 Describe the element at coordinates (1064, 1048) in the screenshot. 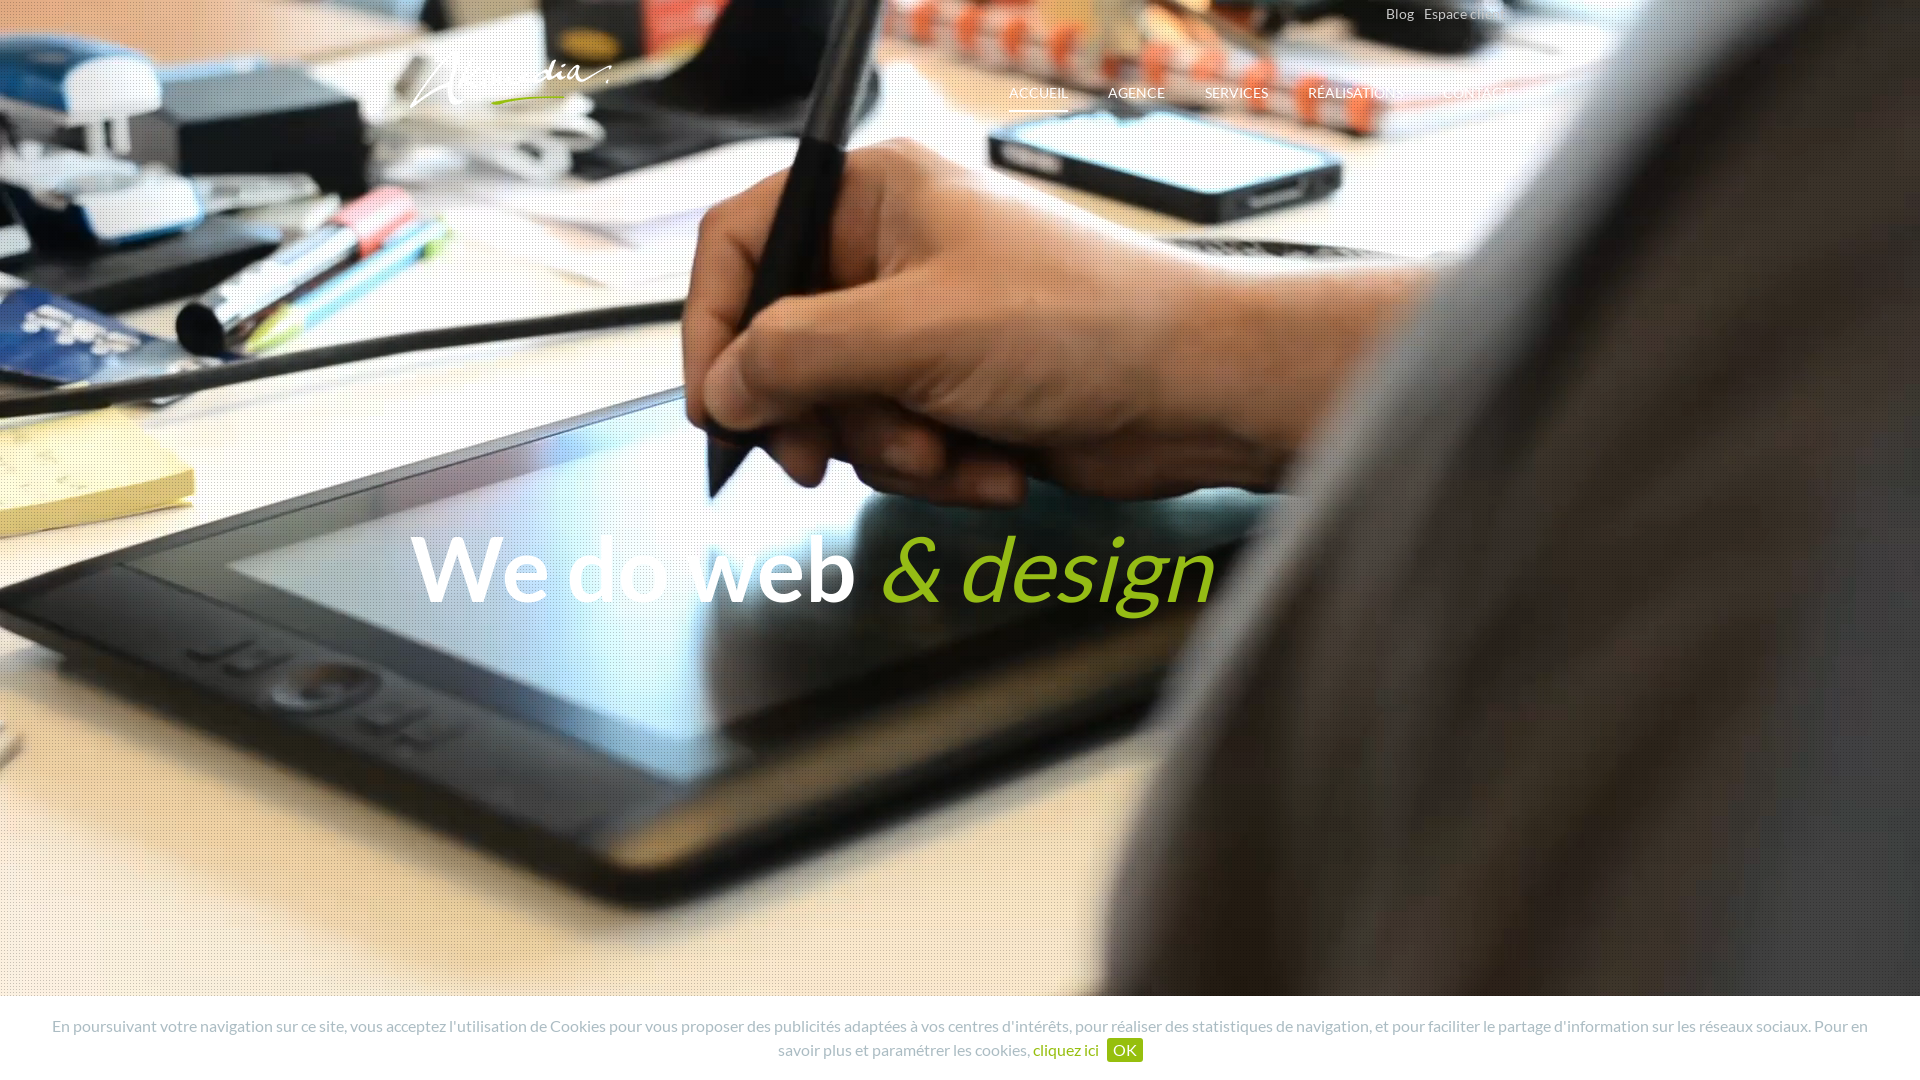

I see `'cliquez ici'` at that location.